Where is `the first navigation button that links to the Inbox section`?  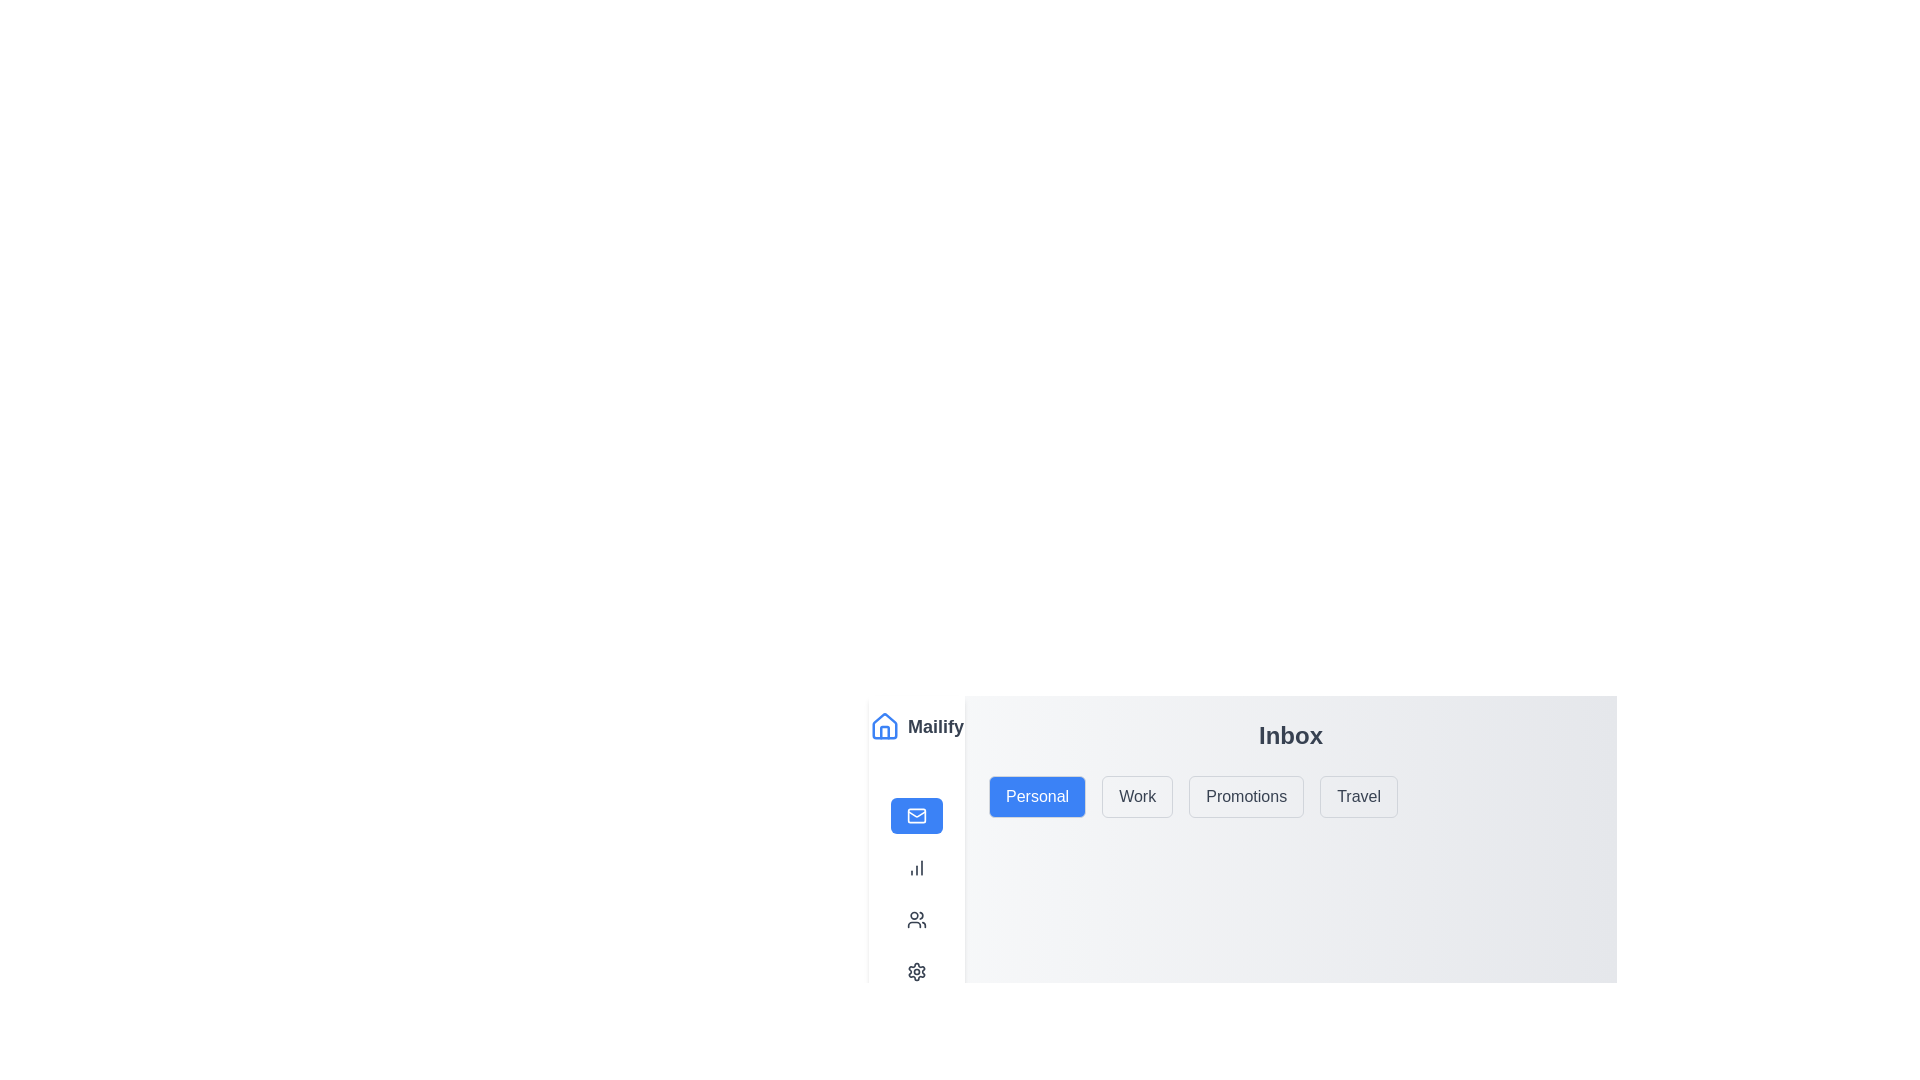
the first navigation button that links to the Inbox section is located at coordinates (915, 816).